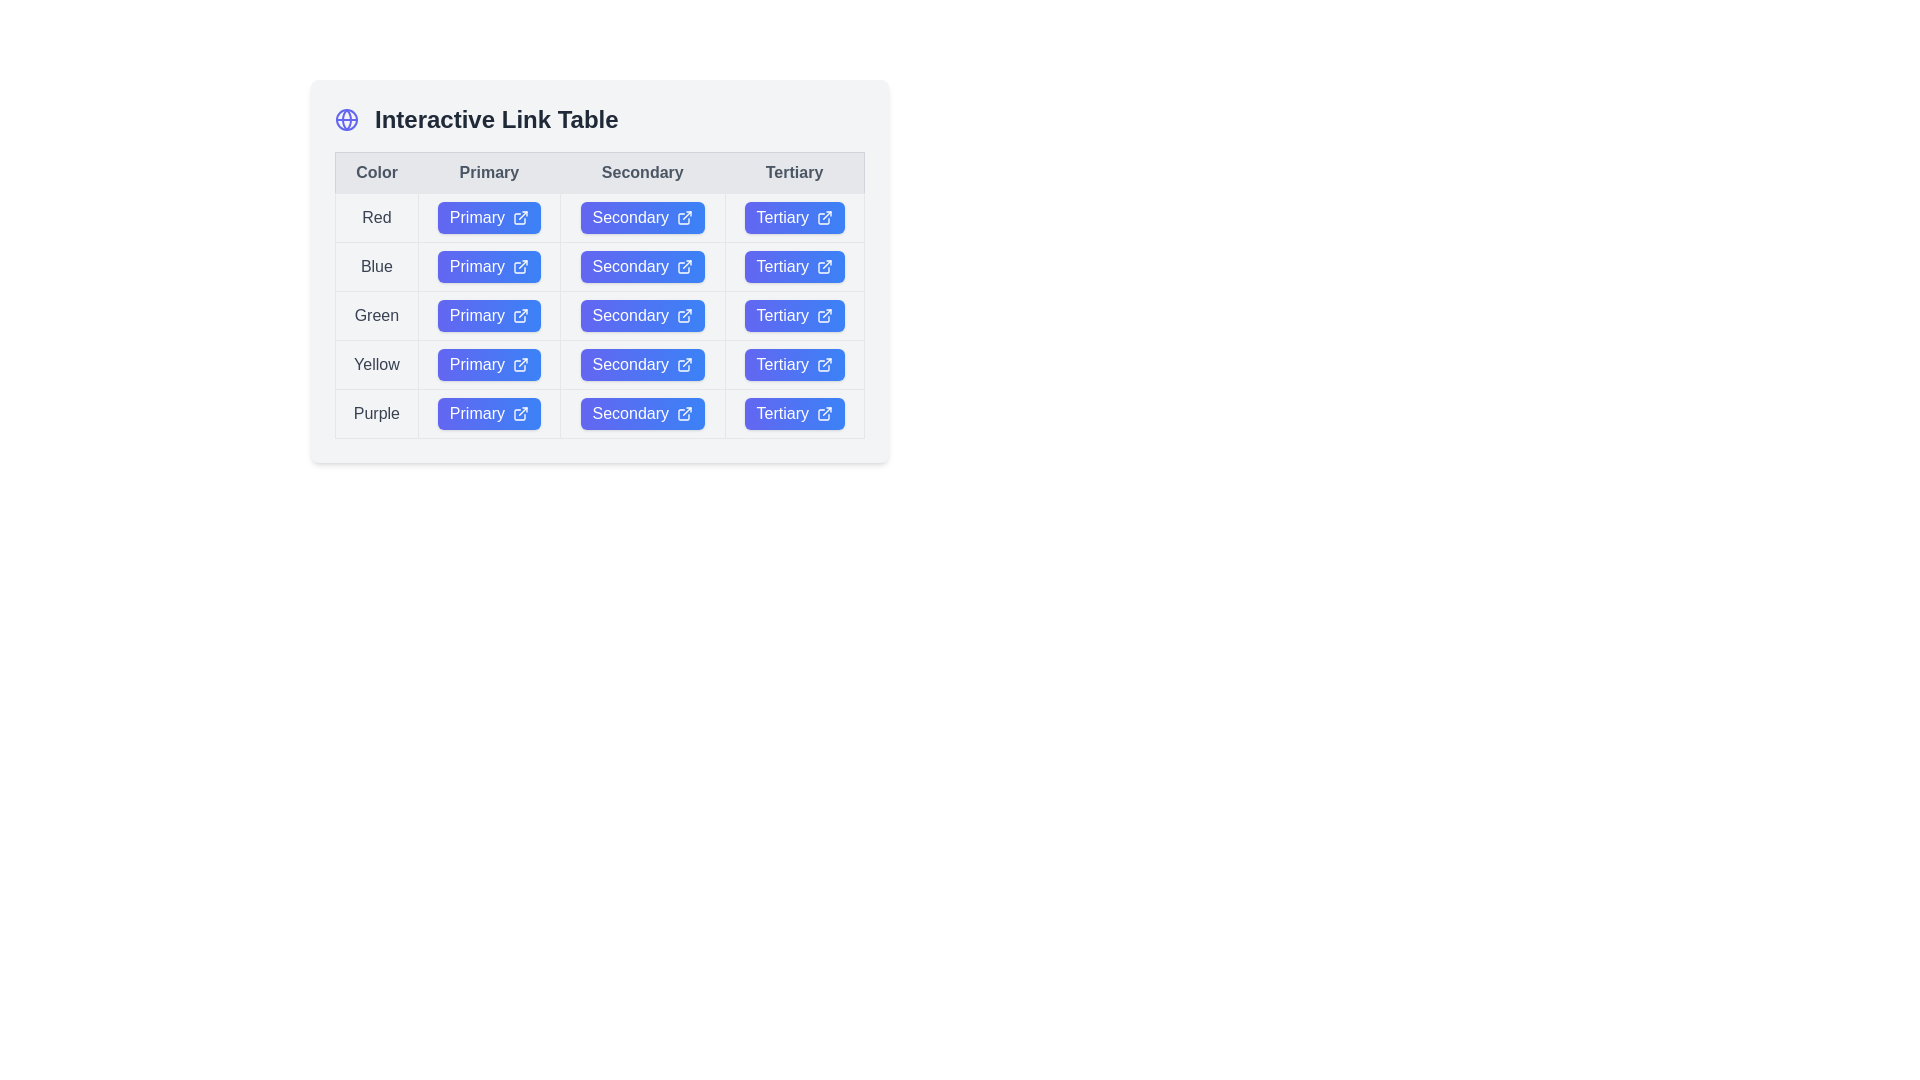  Describe the element at coordinates (793, 315) in the screenshot. I see `the blue rectangular button labeled 'Tertiary' with an external link icon, located in the last column of the table row labeled 'Green'` at that location.